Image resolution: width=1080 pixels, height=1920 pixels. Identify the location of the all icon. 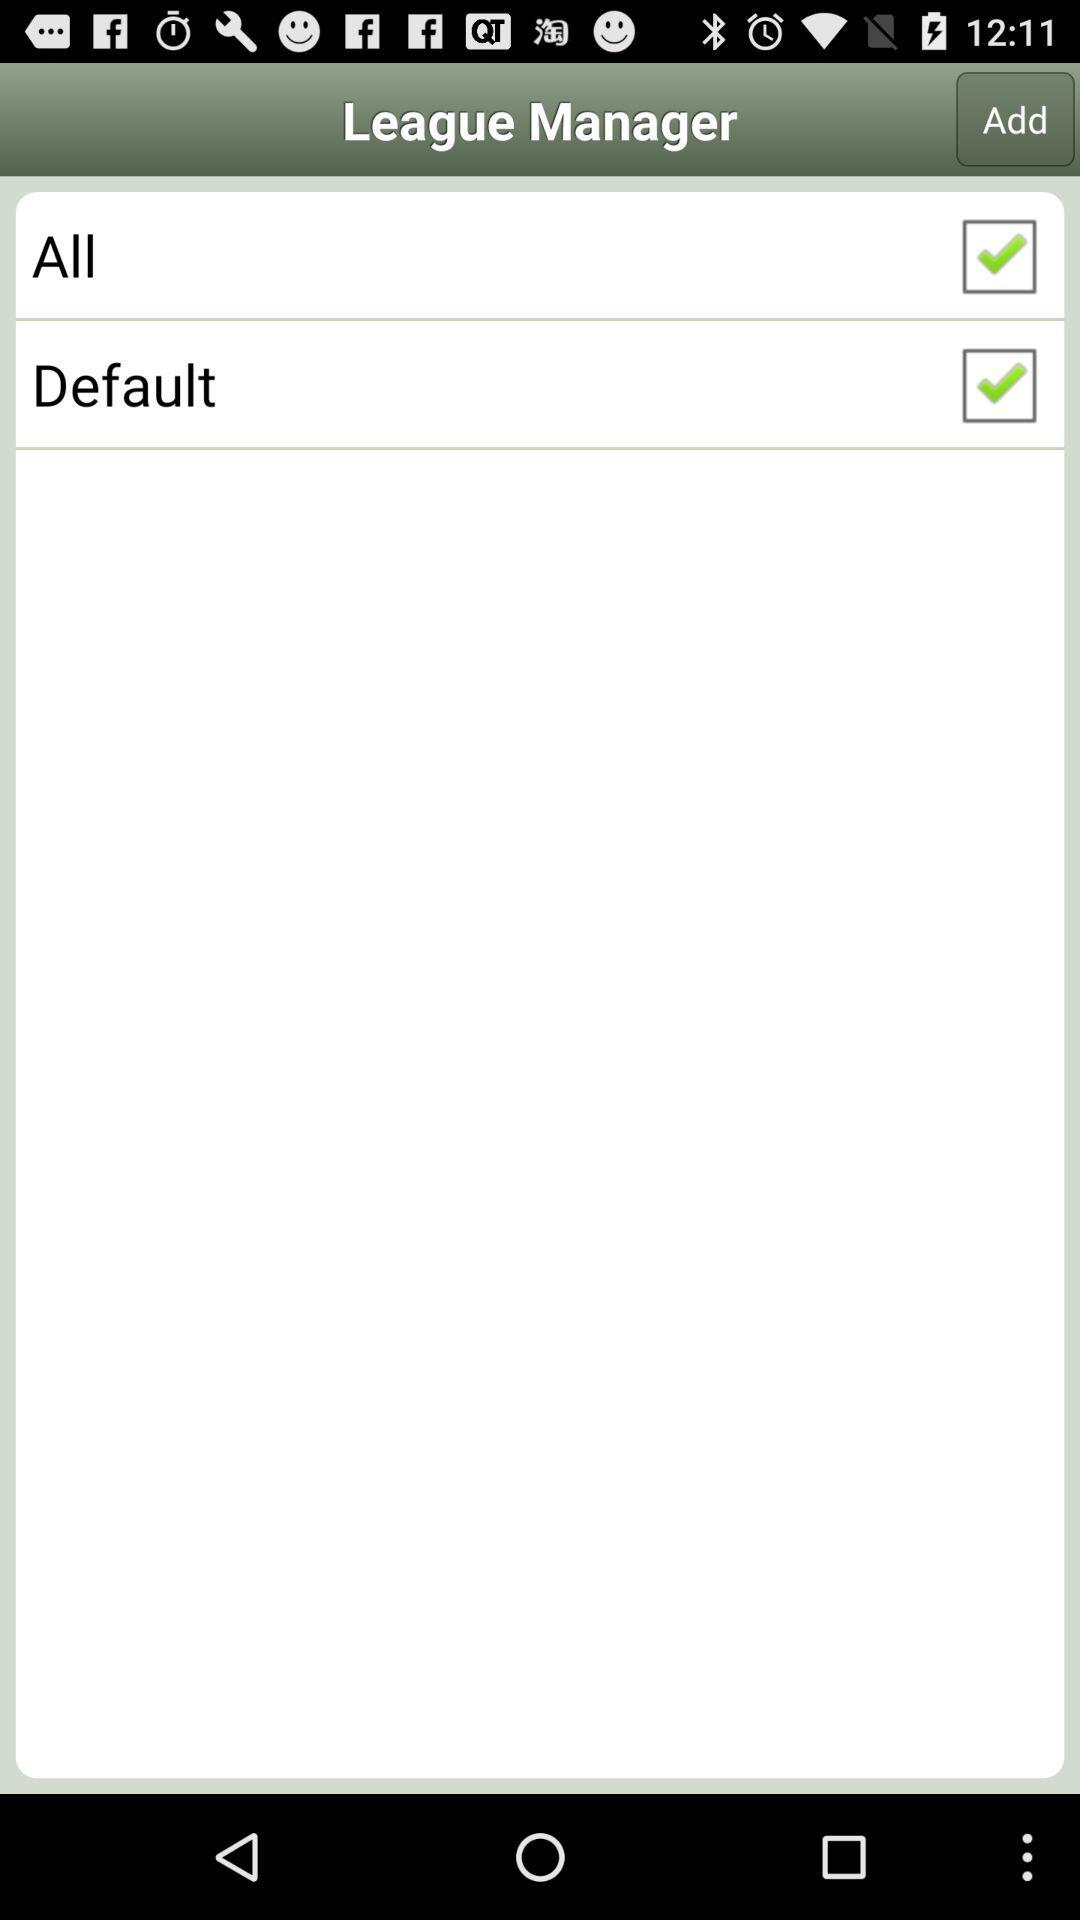
(540, 253).